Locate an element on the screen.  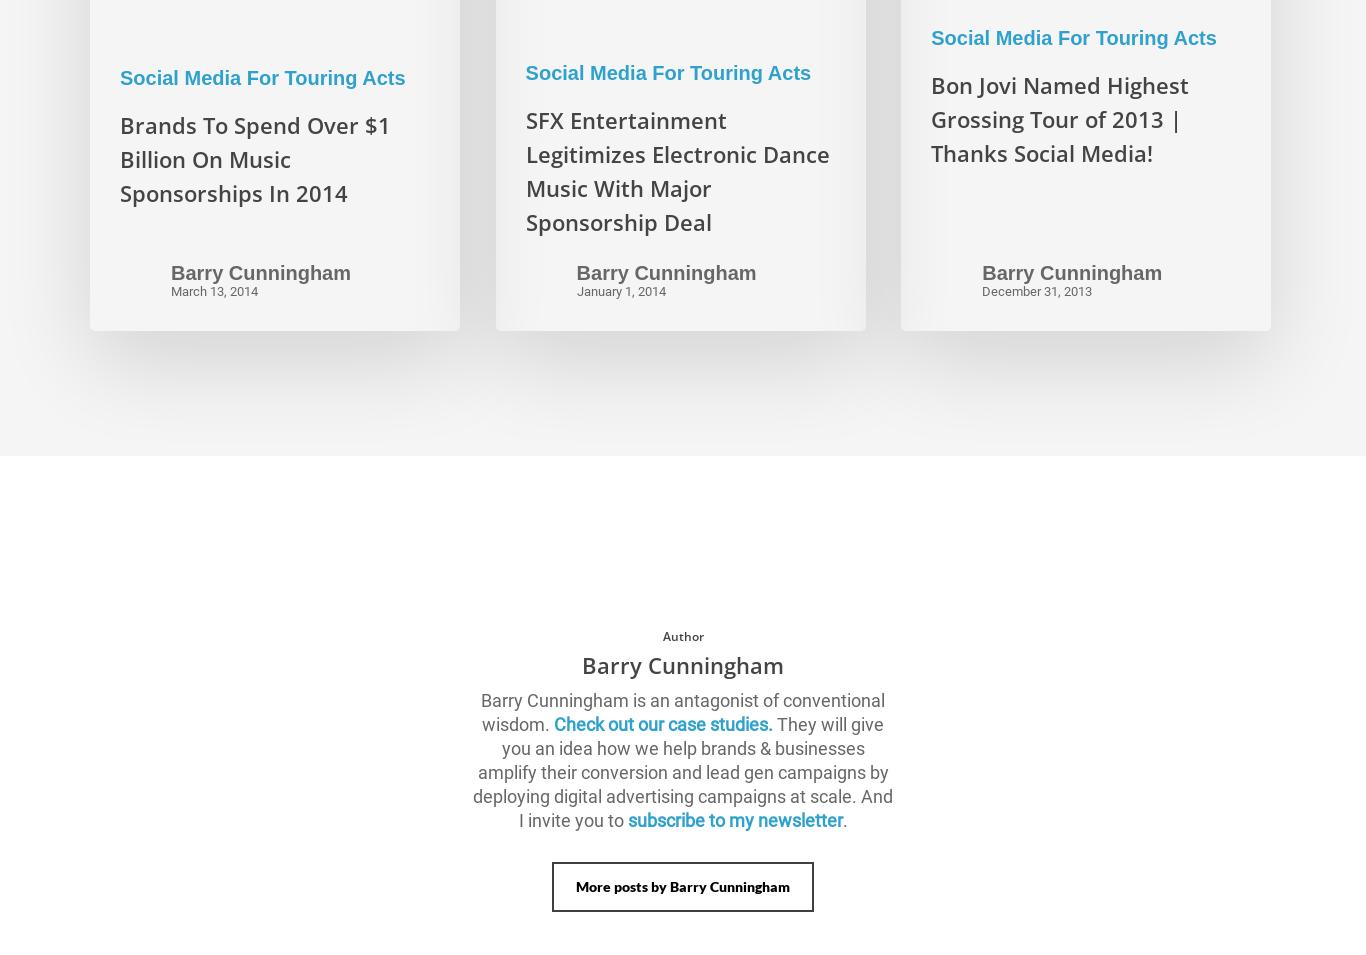
'Barry Cunningham is an antagonist of conventional wisdom.' is located at coordinates (480, 710).